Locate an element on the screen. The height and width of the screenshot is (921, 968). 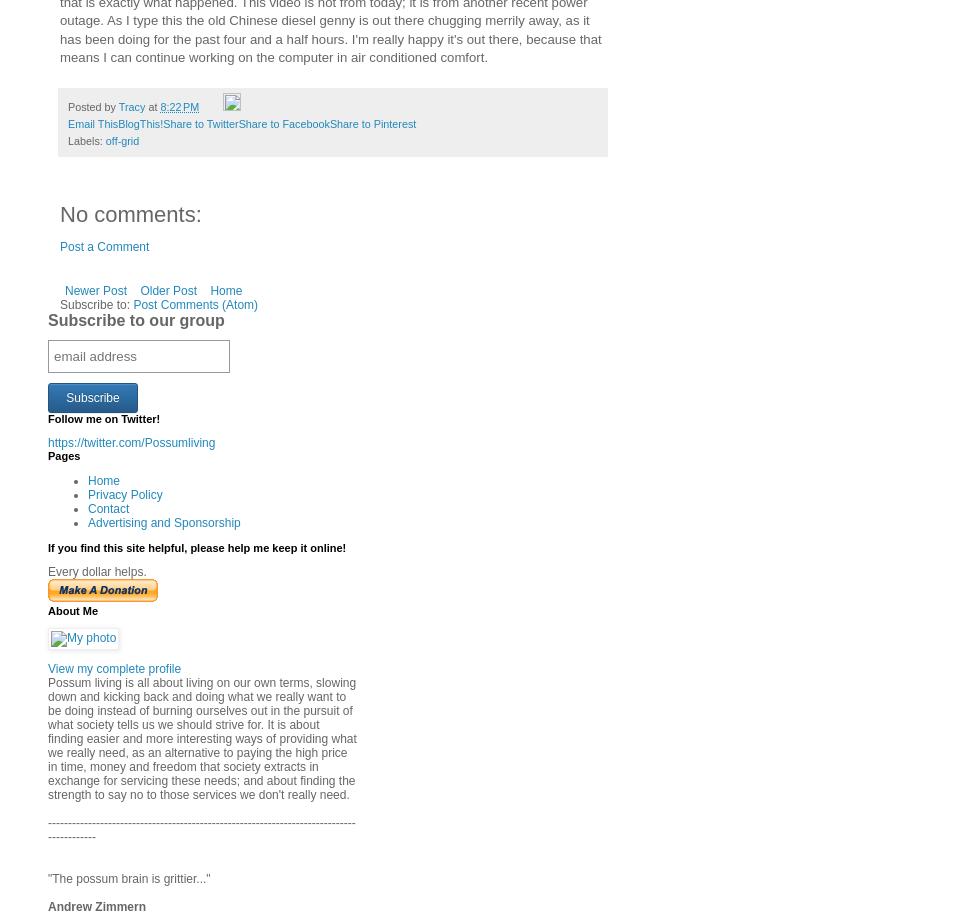
'View my complete profile' is located at coordinates (47, 668).